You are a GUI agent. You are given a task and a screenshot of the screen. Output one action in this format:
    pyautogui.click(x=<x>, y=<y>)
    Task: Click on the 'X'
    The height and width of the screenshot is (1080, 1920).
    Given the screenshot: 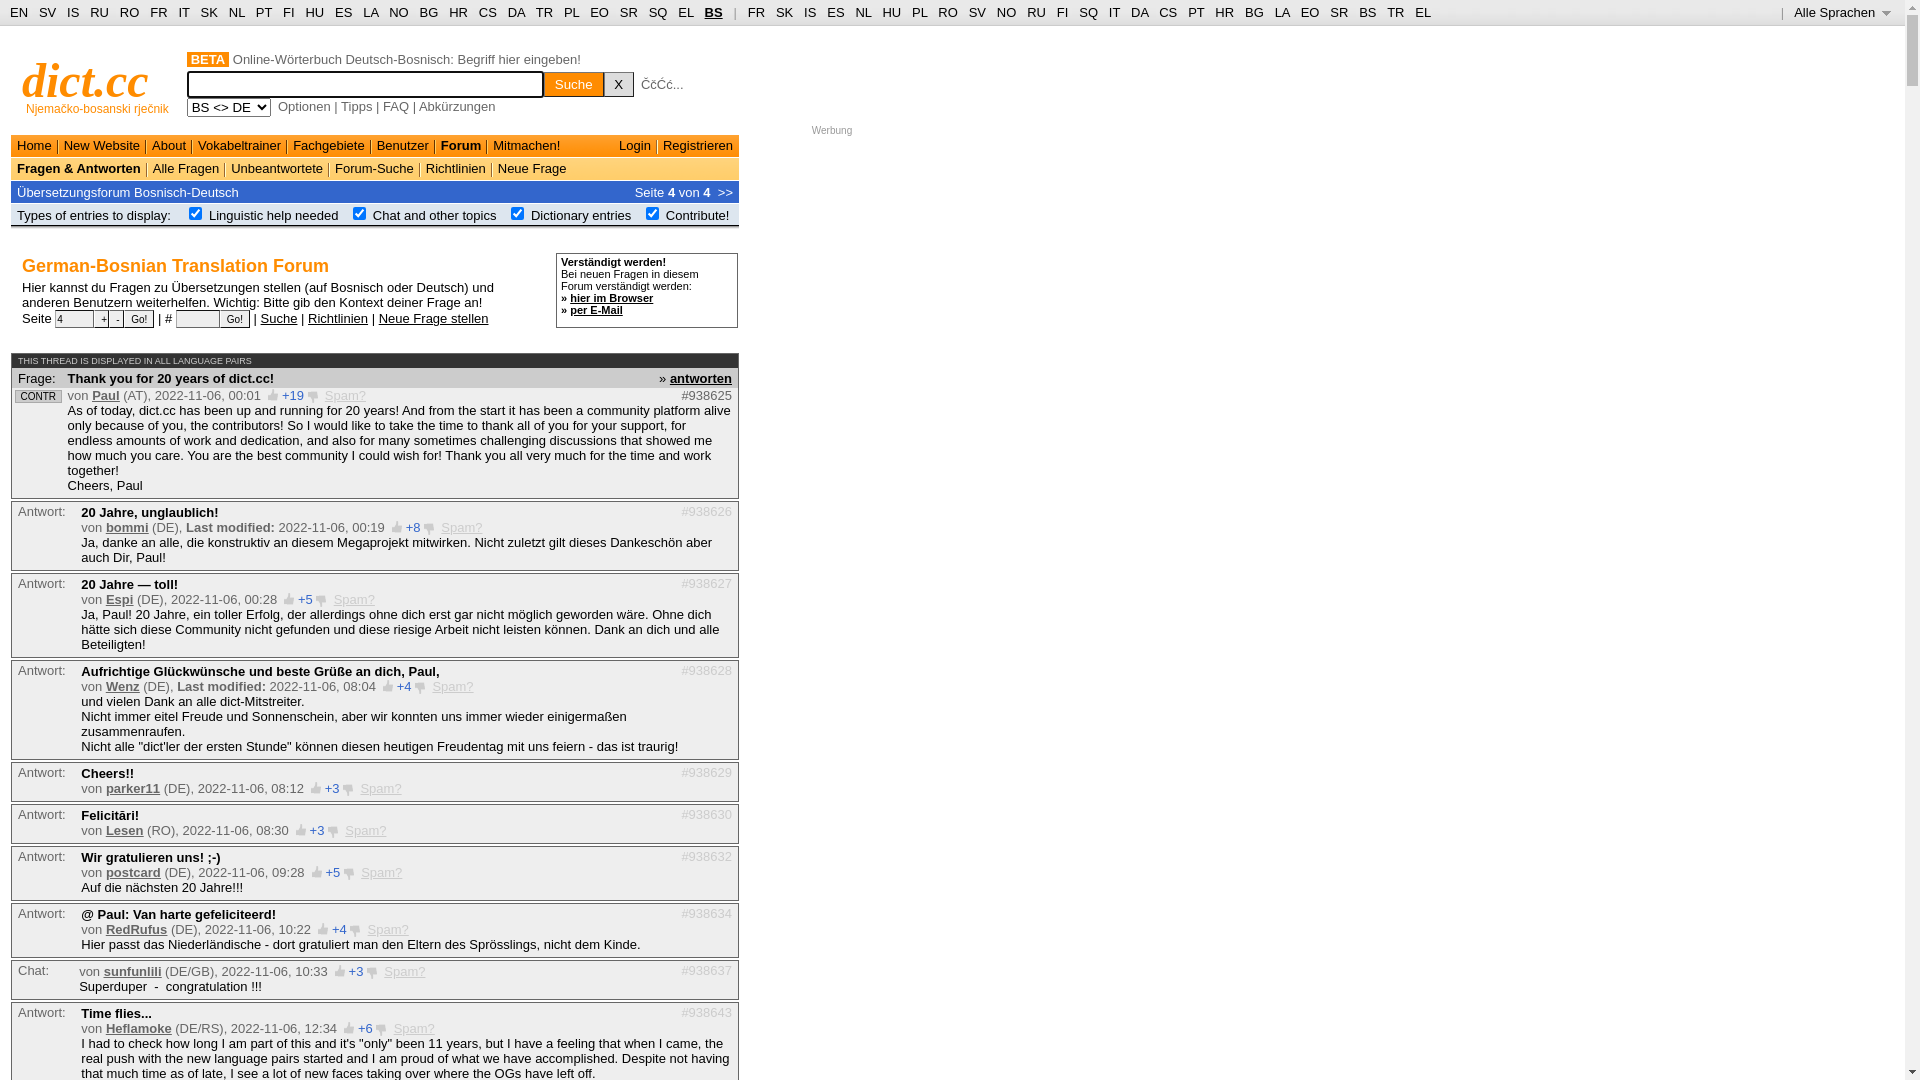 What is the action you would take?
    pyautogui.click(x=618, y=83)
    